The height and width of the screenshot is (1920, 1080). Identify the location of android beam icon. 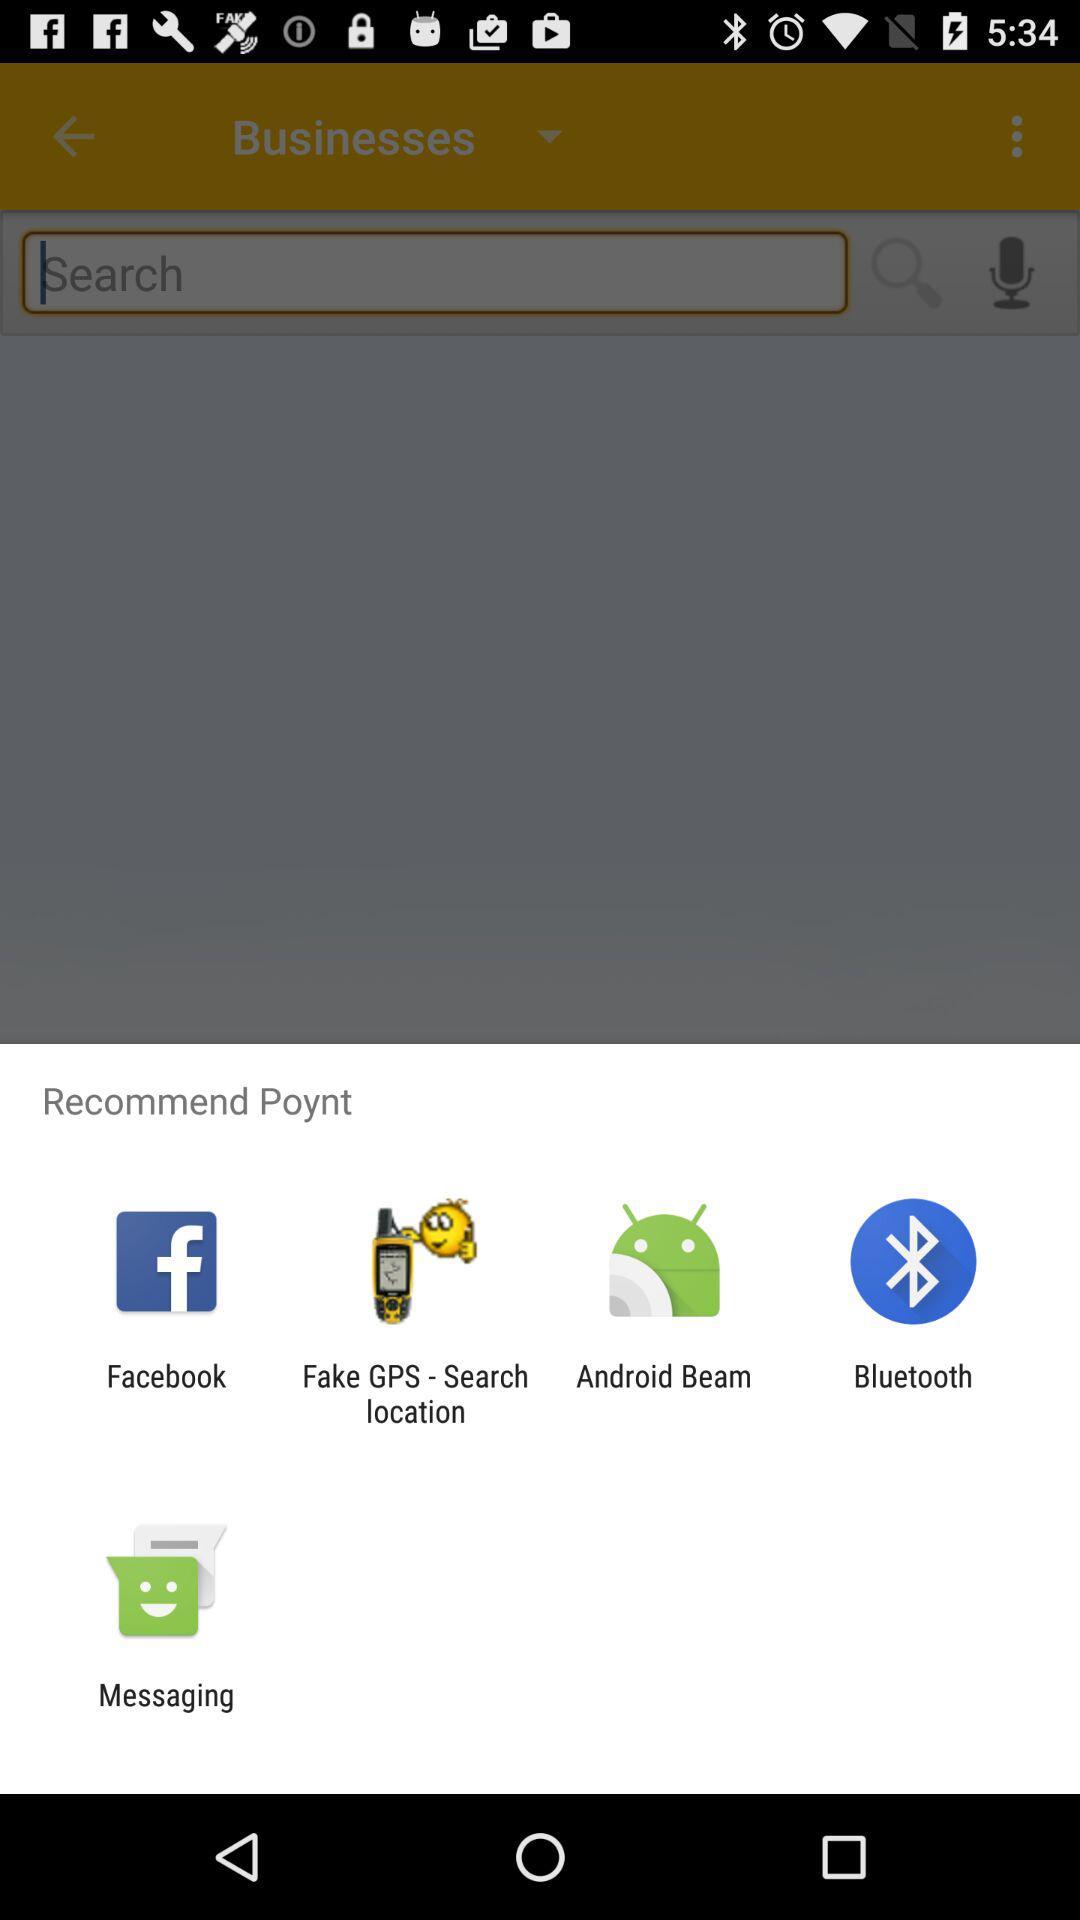
(664, 1392).